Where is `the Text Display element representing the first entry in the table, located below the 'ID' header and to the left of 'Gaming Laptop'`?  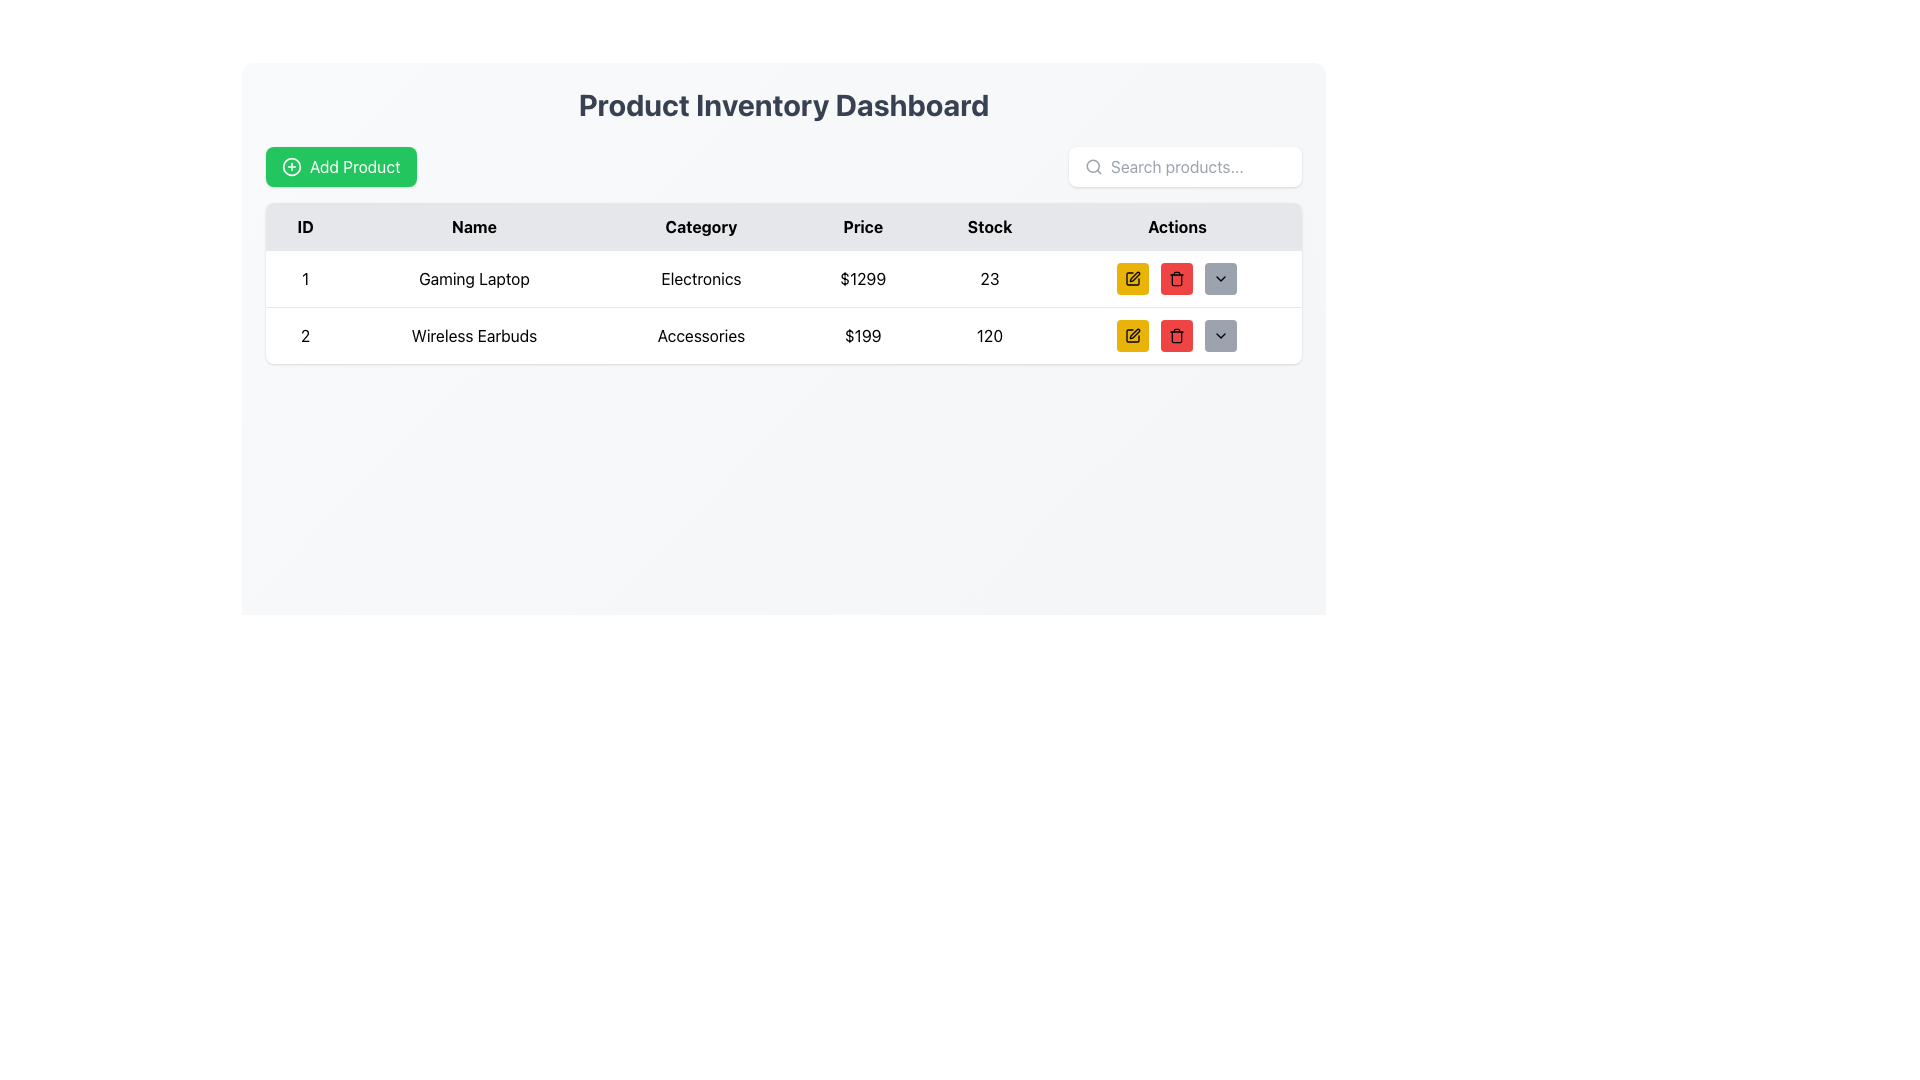 the Text Display element representing the first entry in the table, located below the 'ID' header and to the left of 'Gaming Laptop' is located at coordinates (304, 279).